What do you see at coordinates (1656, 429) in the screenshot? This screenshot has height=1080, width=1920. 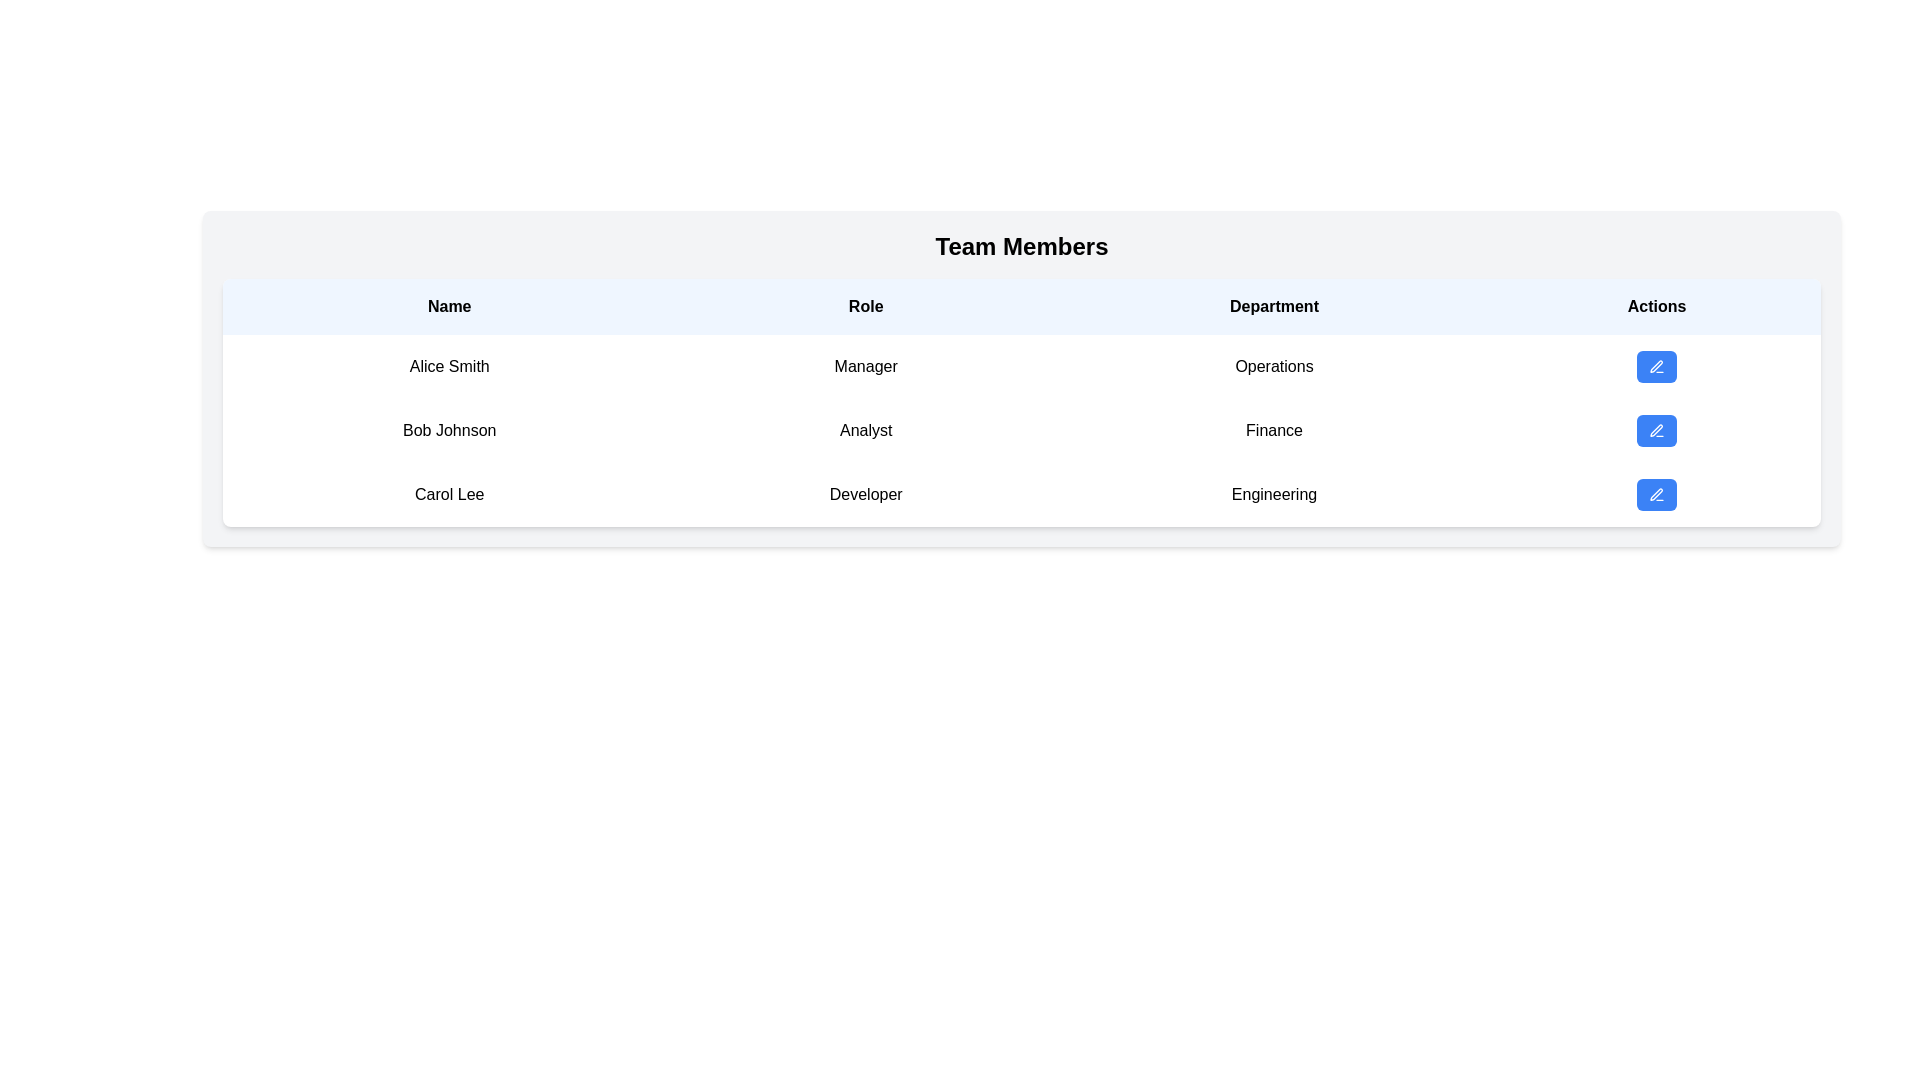 I see `the edit icon for the table entry of 'Bob Johnson' to initiate editing` at bounding box center [1656, 429].